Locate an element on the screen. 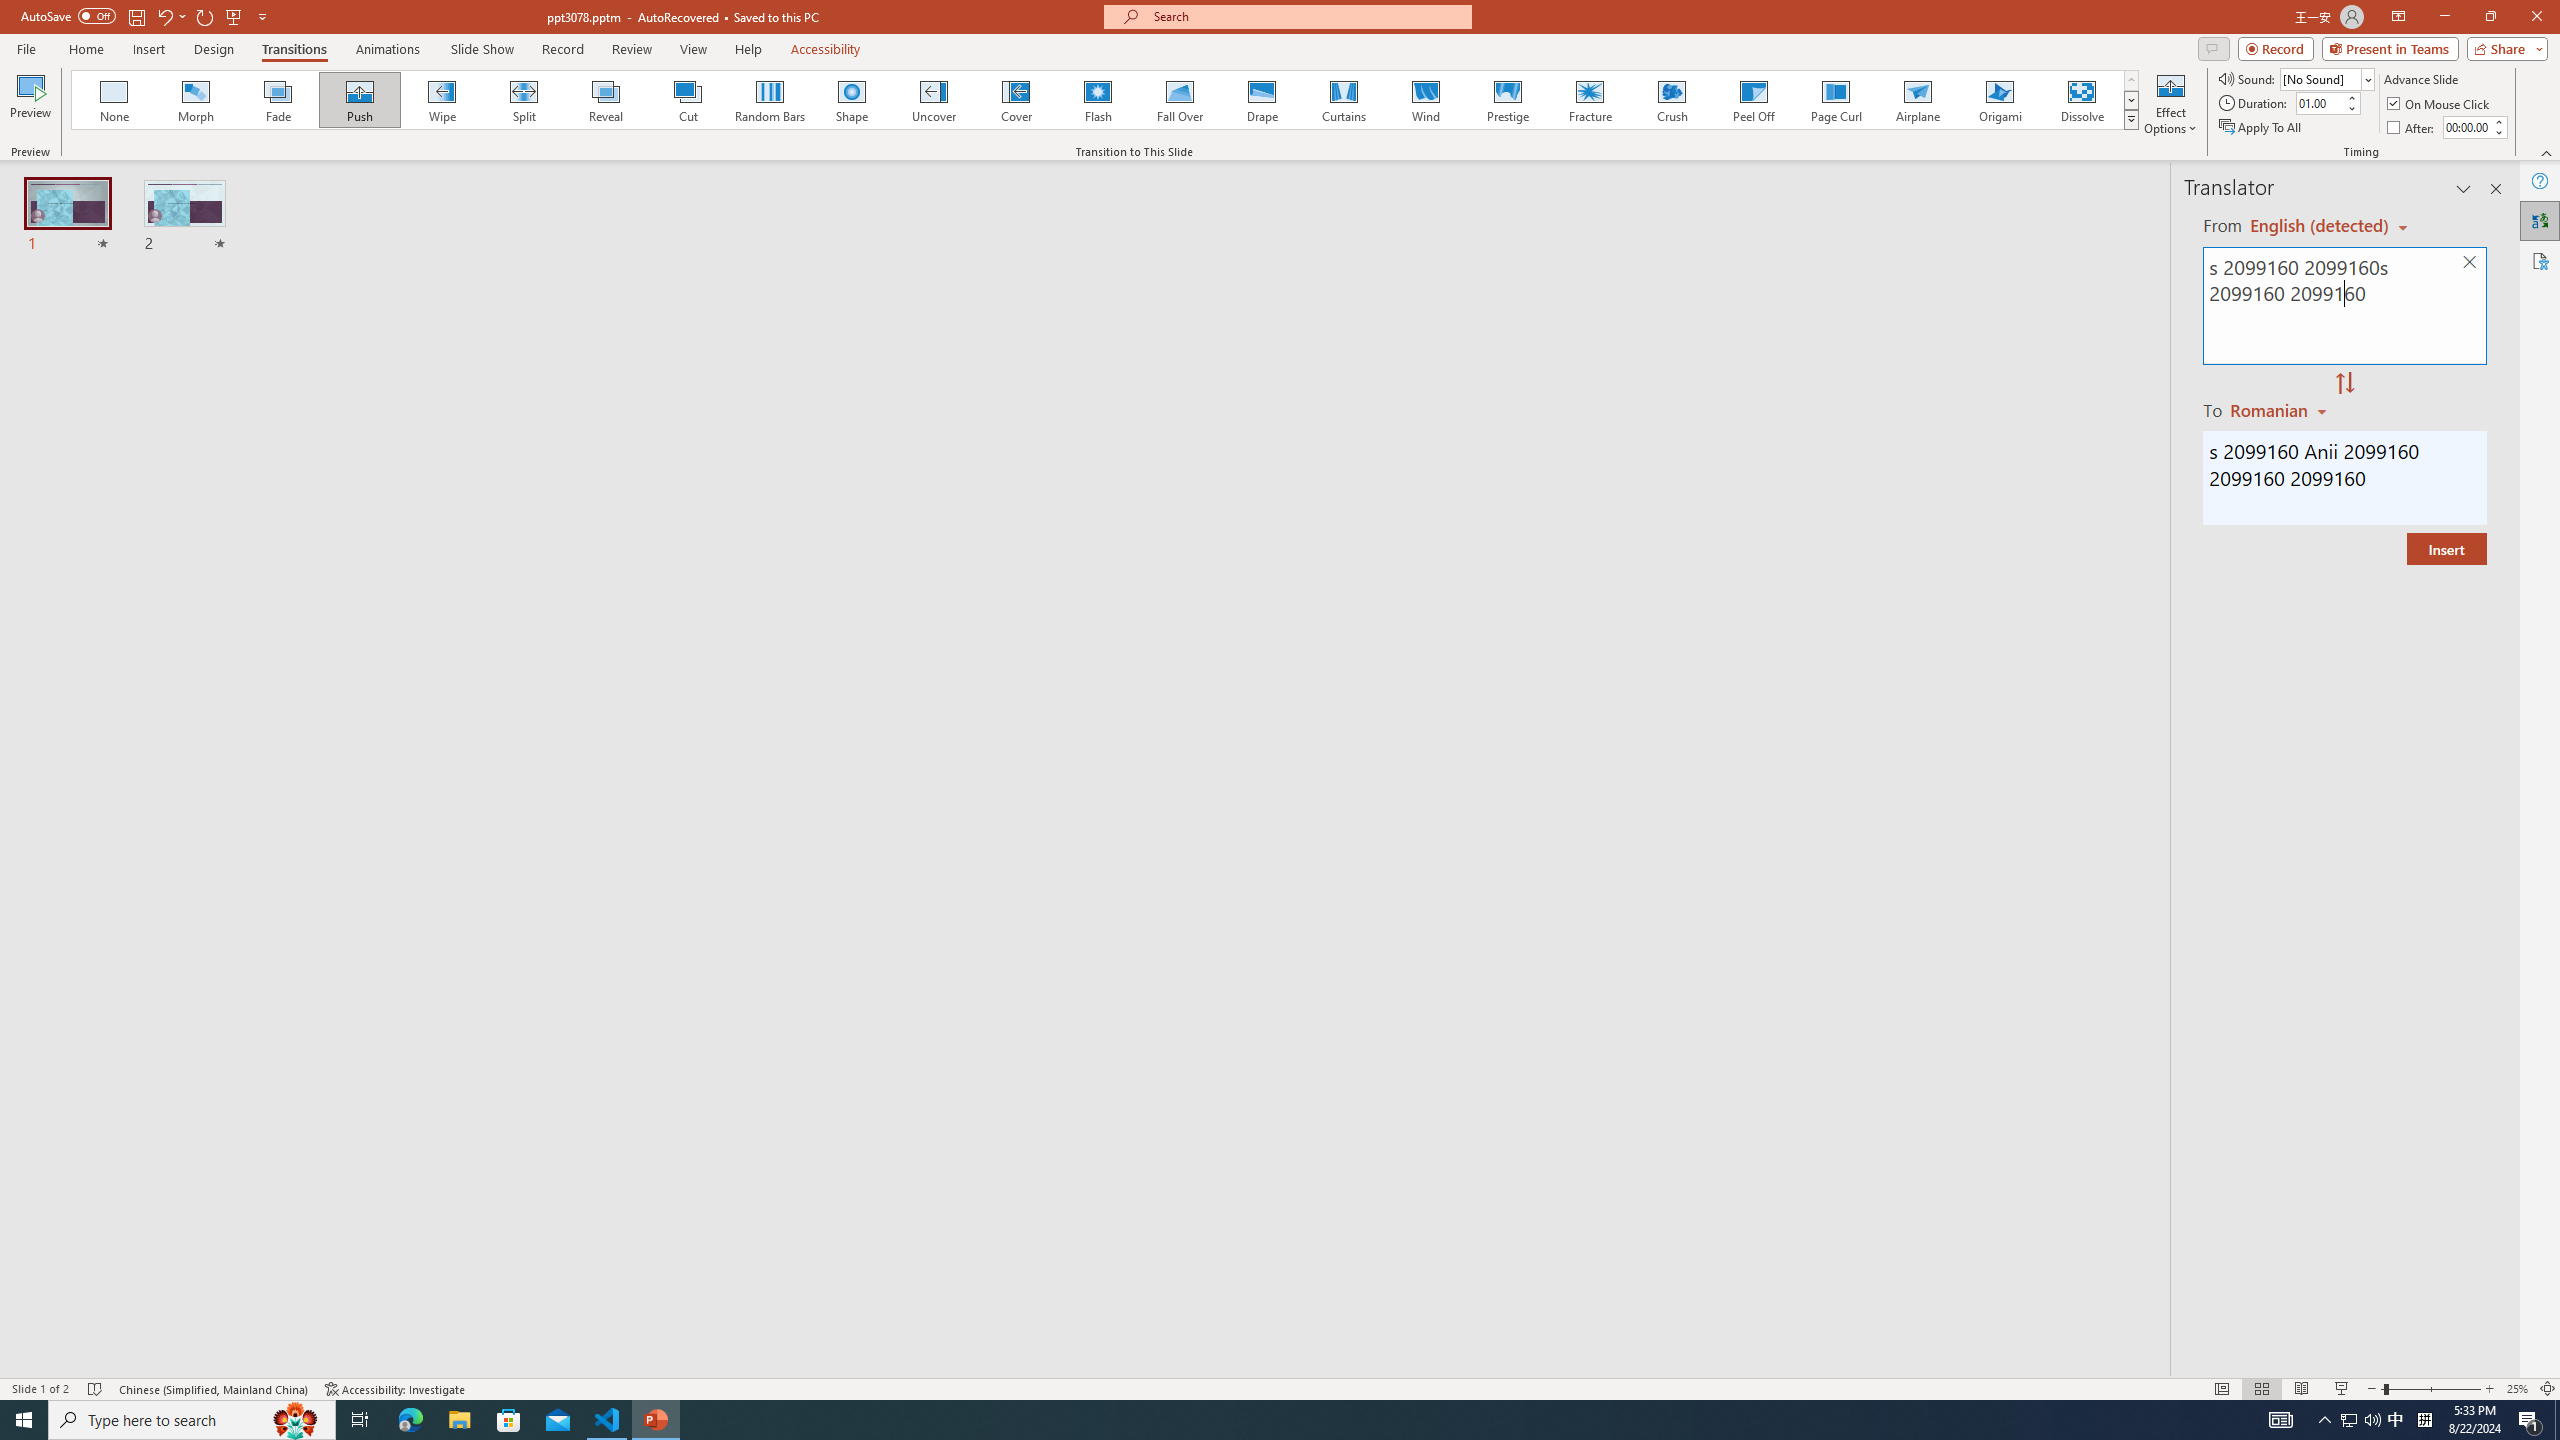 The width and height of the screenshot is (2560, 1440). 'Origami' is located at coordinates (1998, 99).